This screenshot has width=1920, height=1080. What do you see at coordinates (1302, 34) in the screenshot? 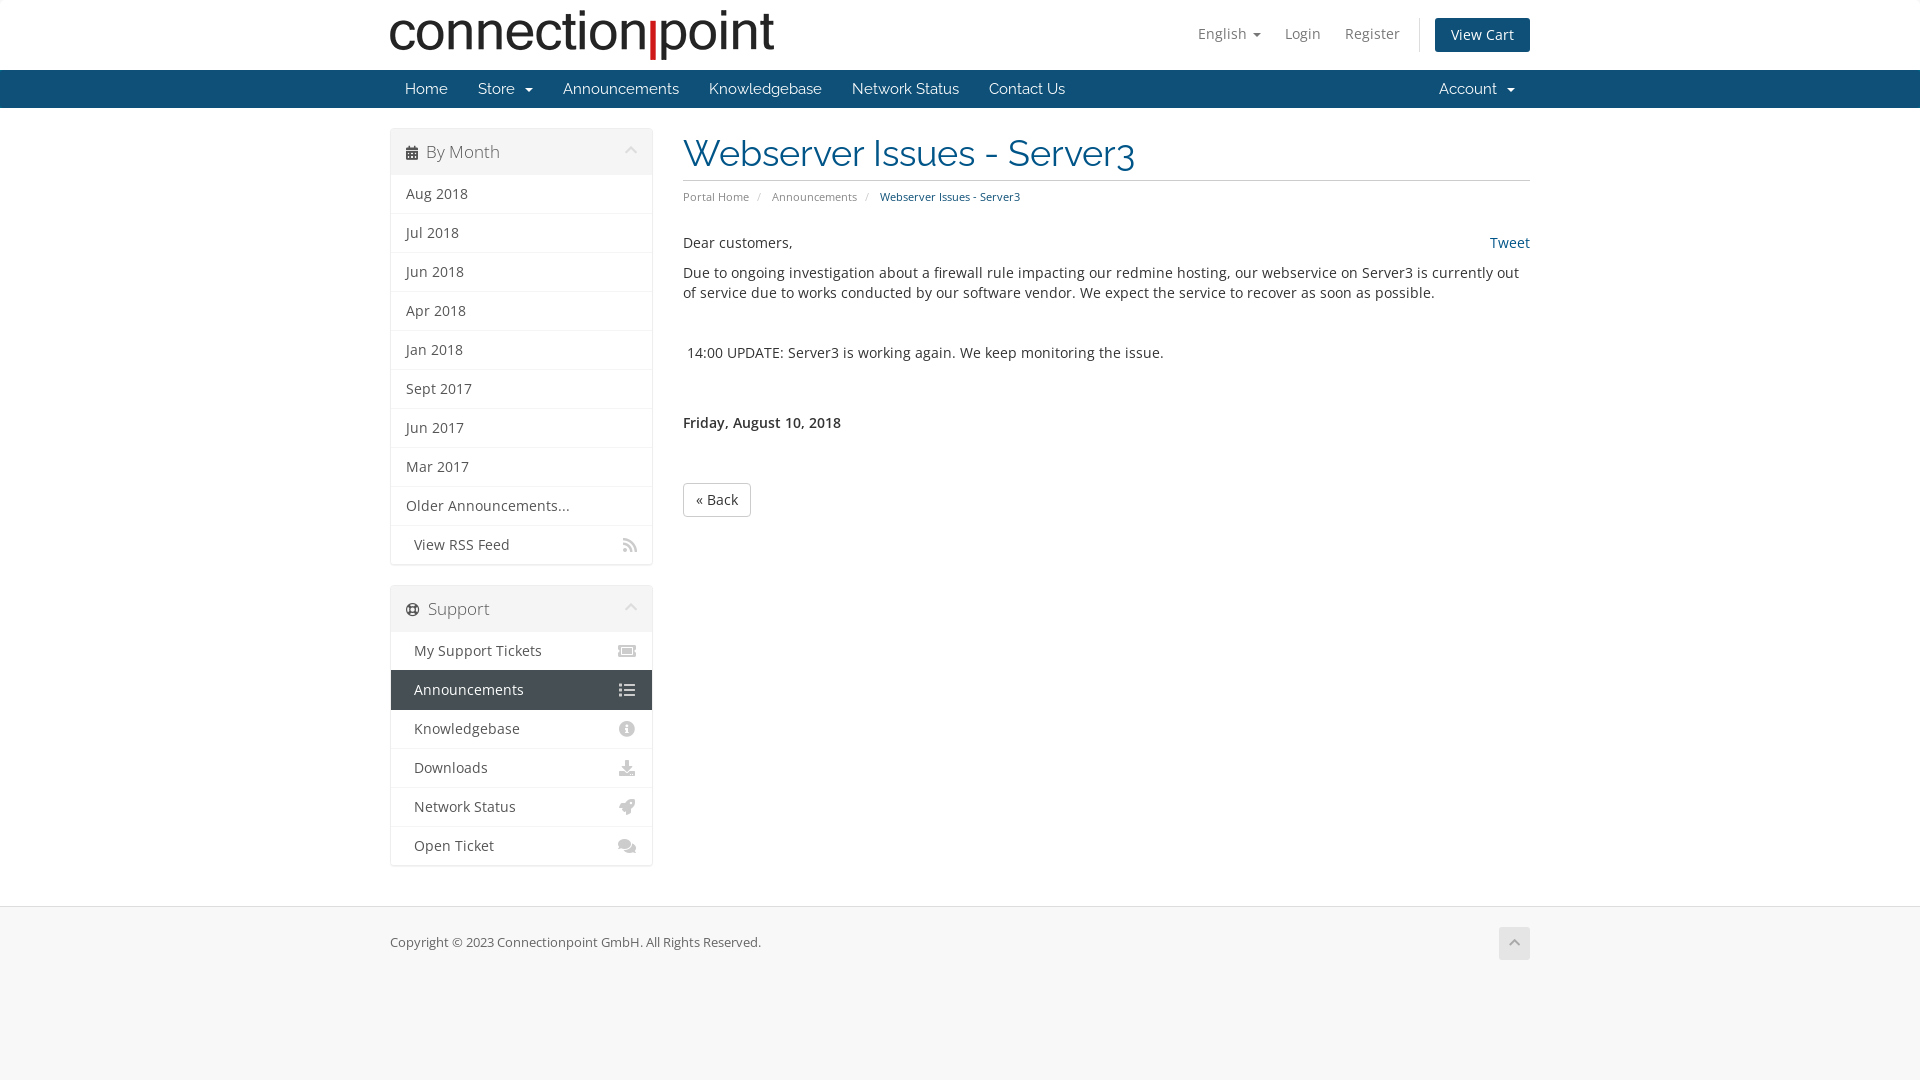
I see `'Login'` at bounding box center [1302, 34].